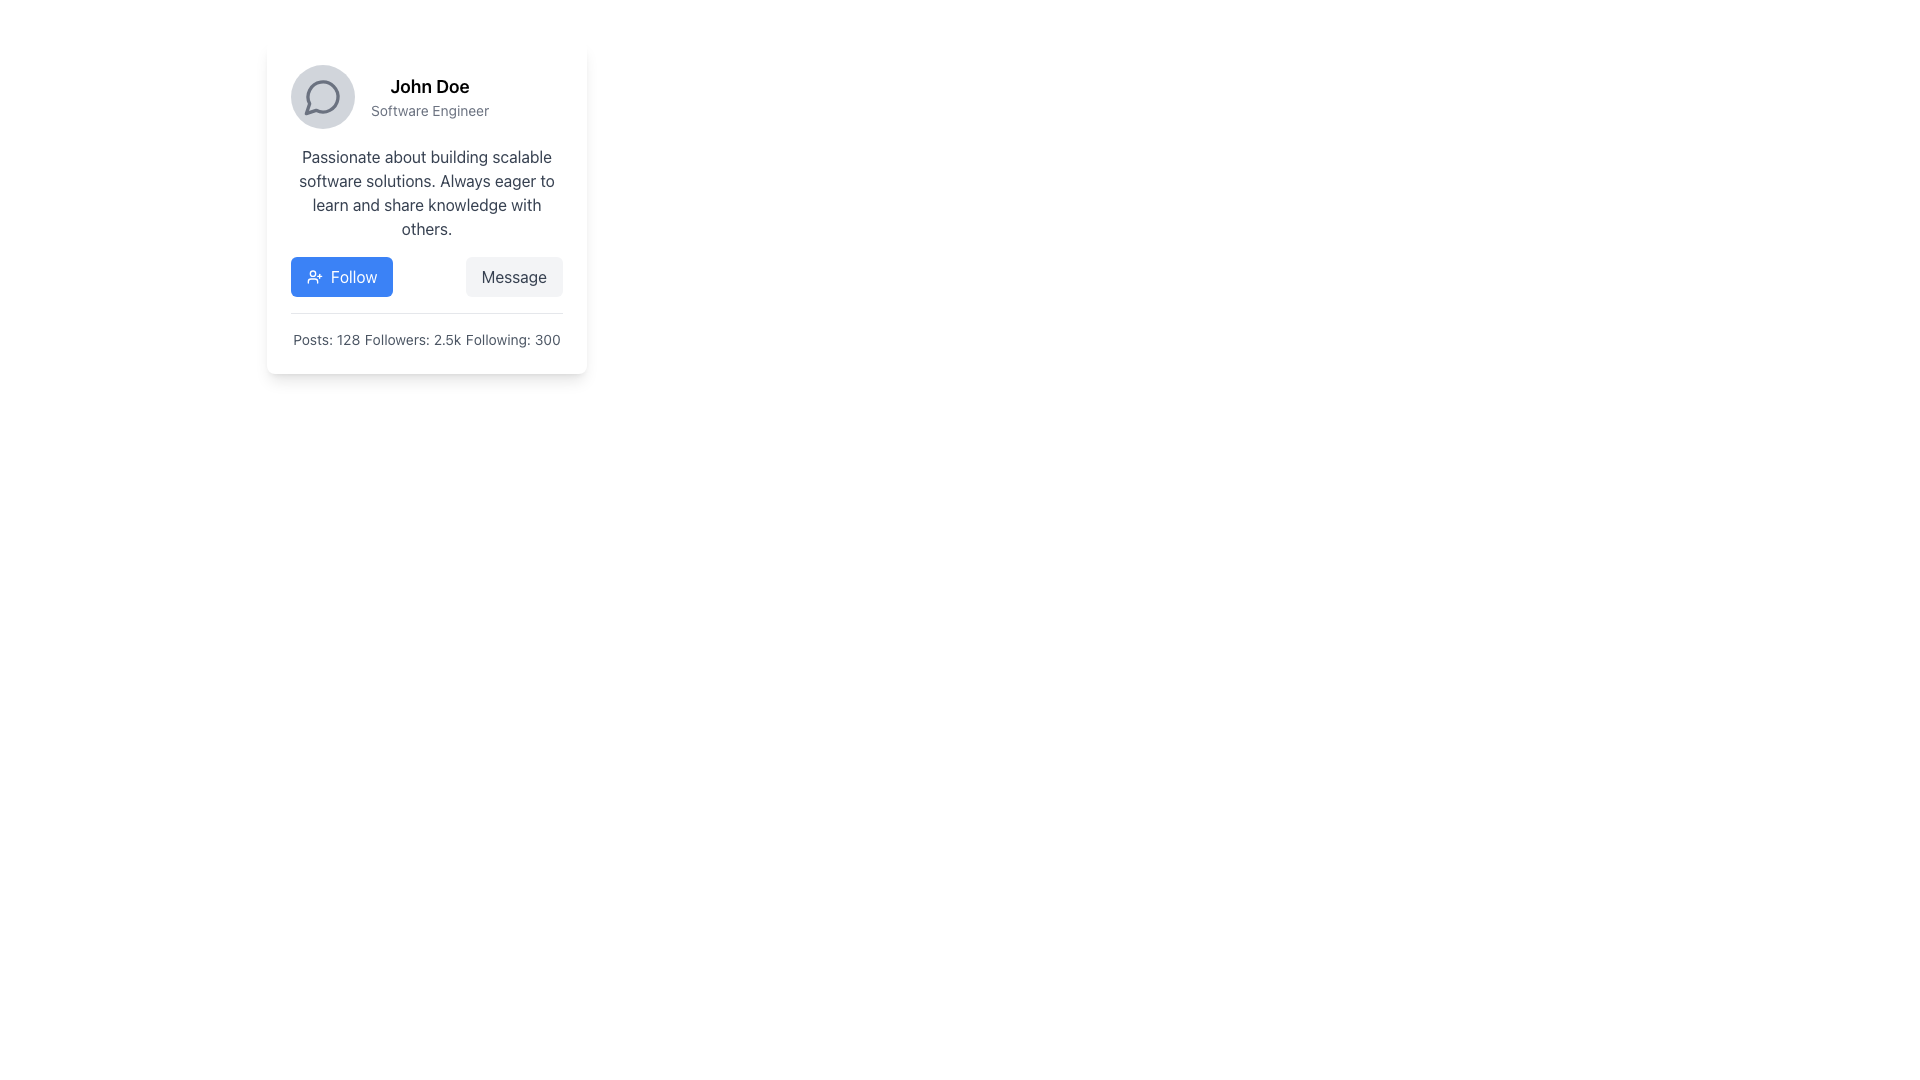 The image size is (1920, 1080). What do you see at coordinates (426, 192) in the screenshot?
I see `the text block that is styled with gray text color, located centrally within a card layout, below the name and title, and above action buttons like 'Follow' and 'Message'` at bounding box center [426, 192].